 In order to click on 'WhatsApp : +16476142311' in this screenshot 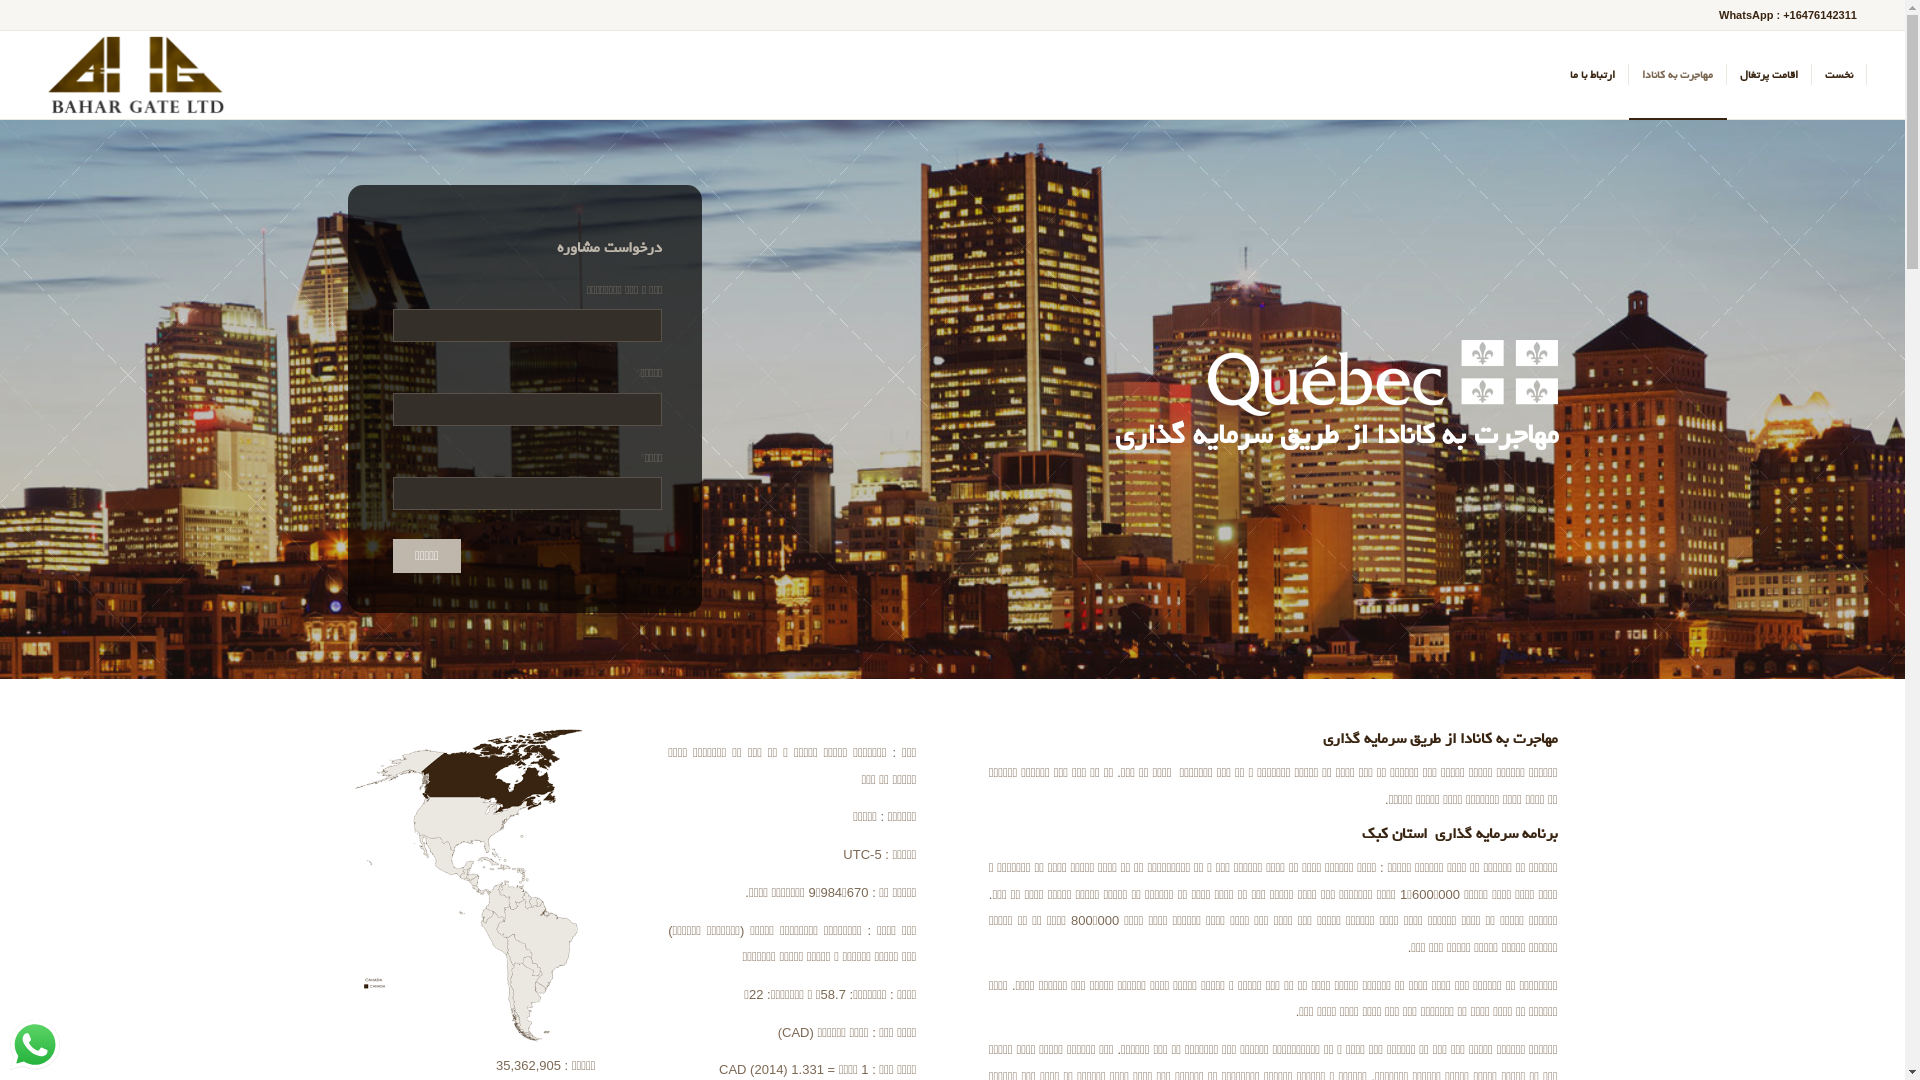, I will do `click(1787, 15)`.